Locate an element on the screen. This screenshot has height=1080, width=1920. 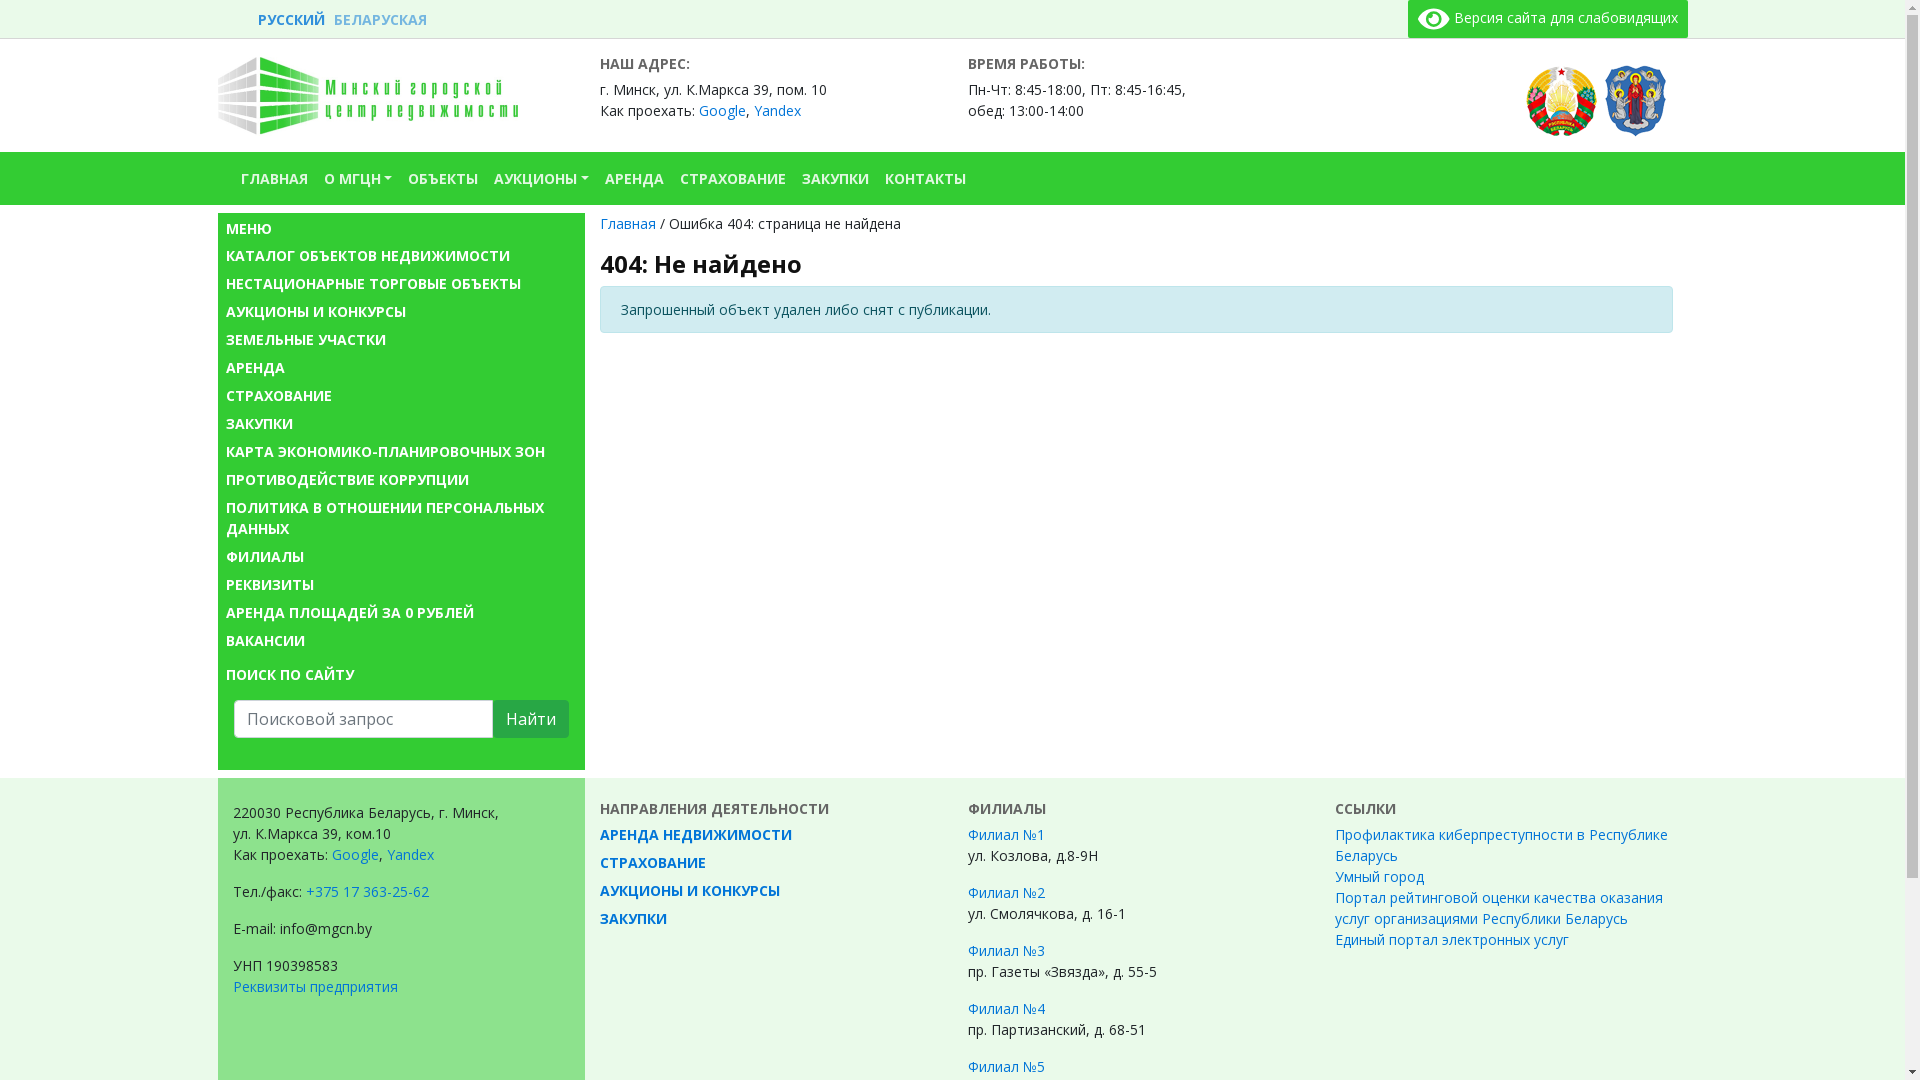
'Google' is located at coordinates (331, 854).